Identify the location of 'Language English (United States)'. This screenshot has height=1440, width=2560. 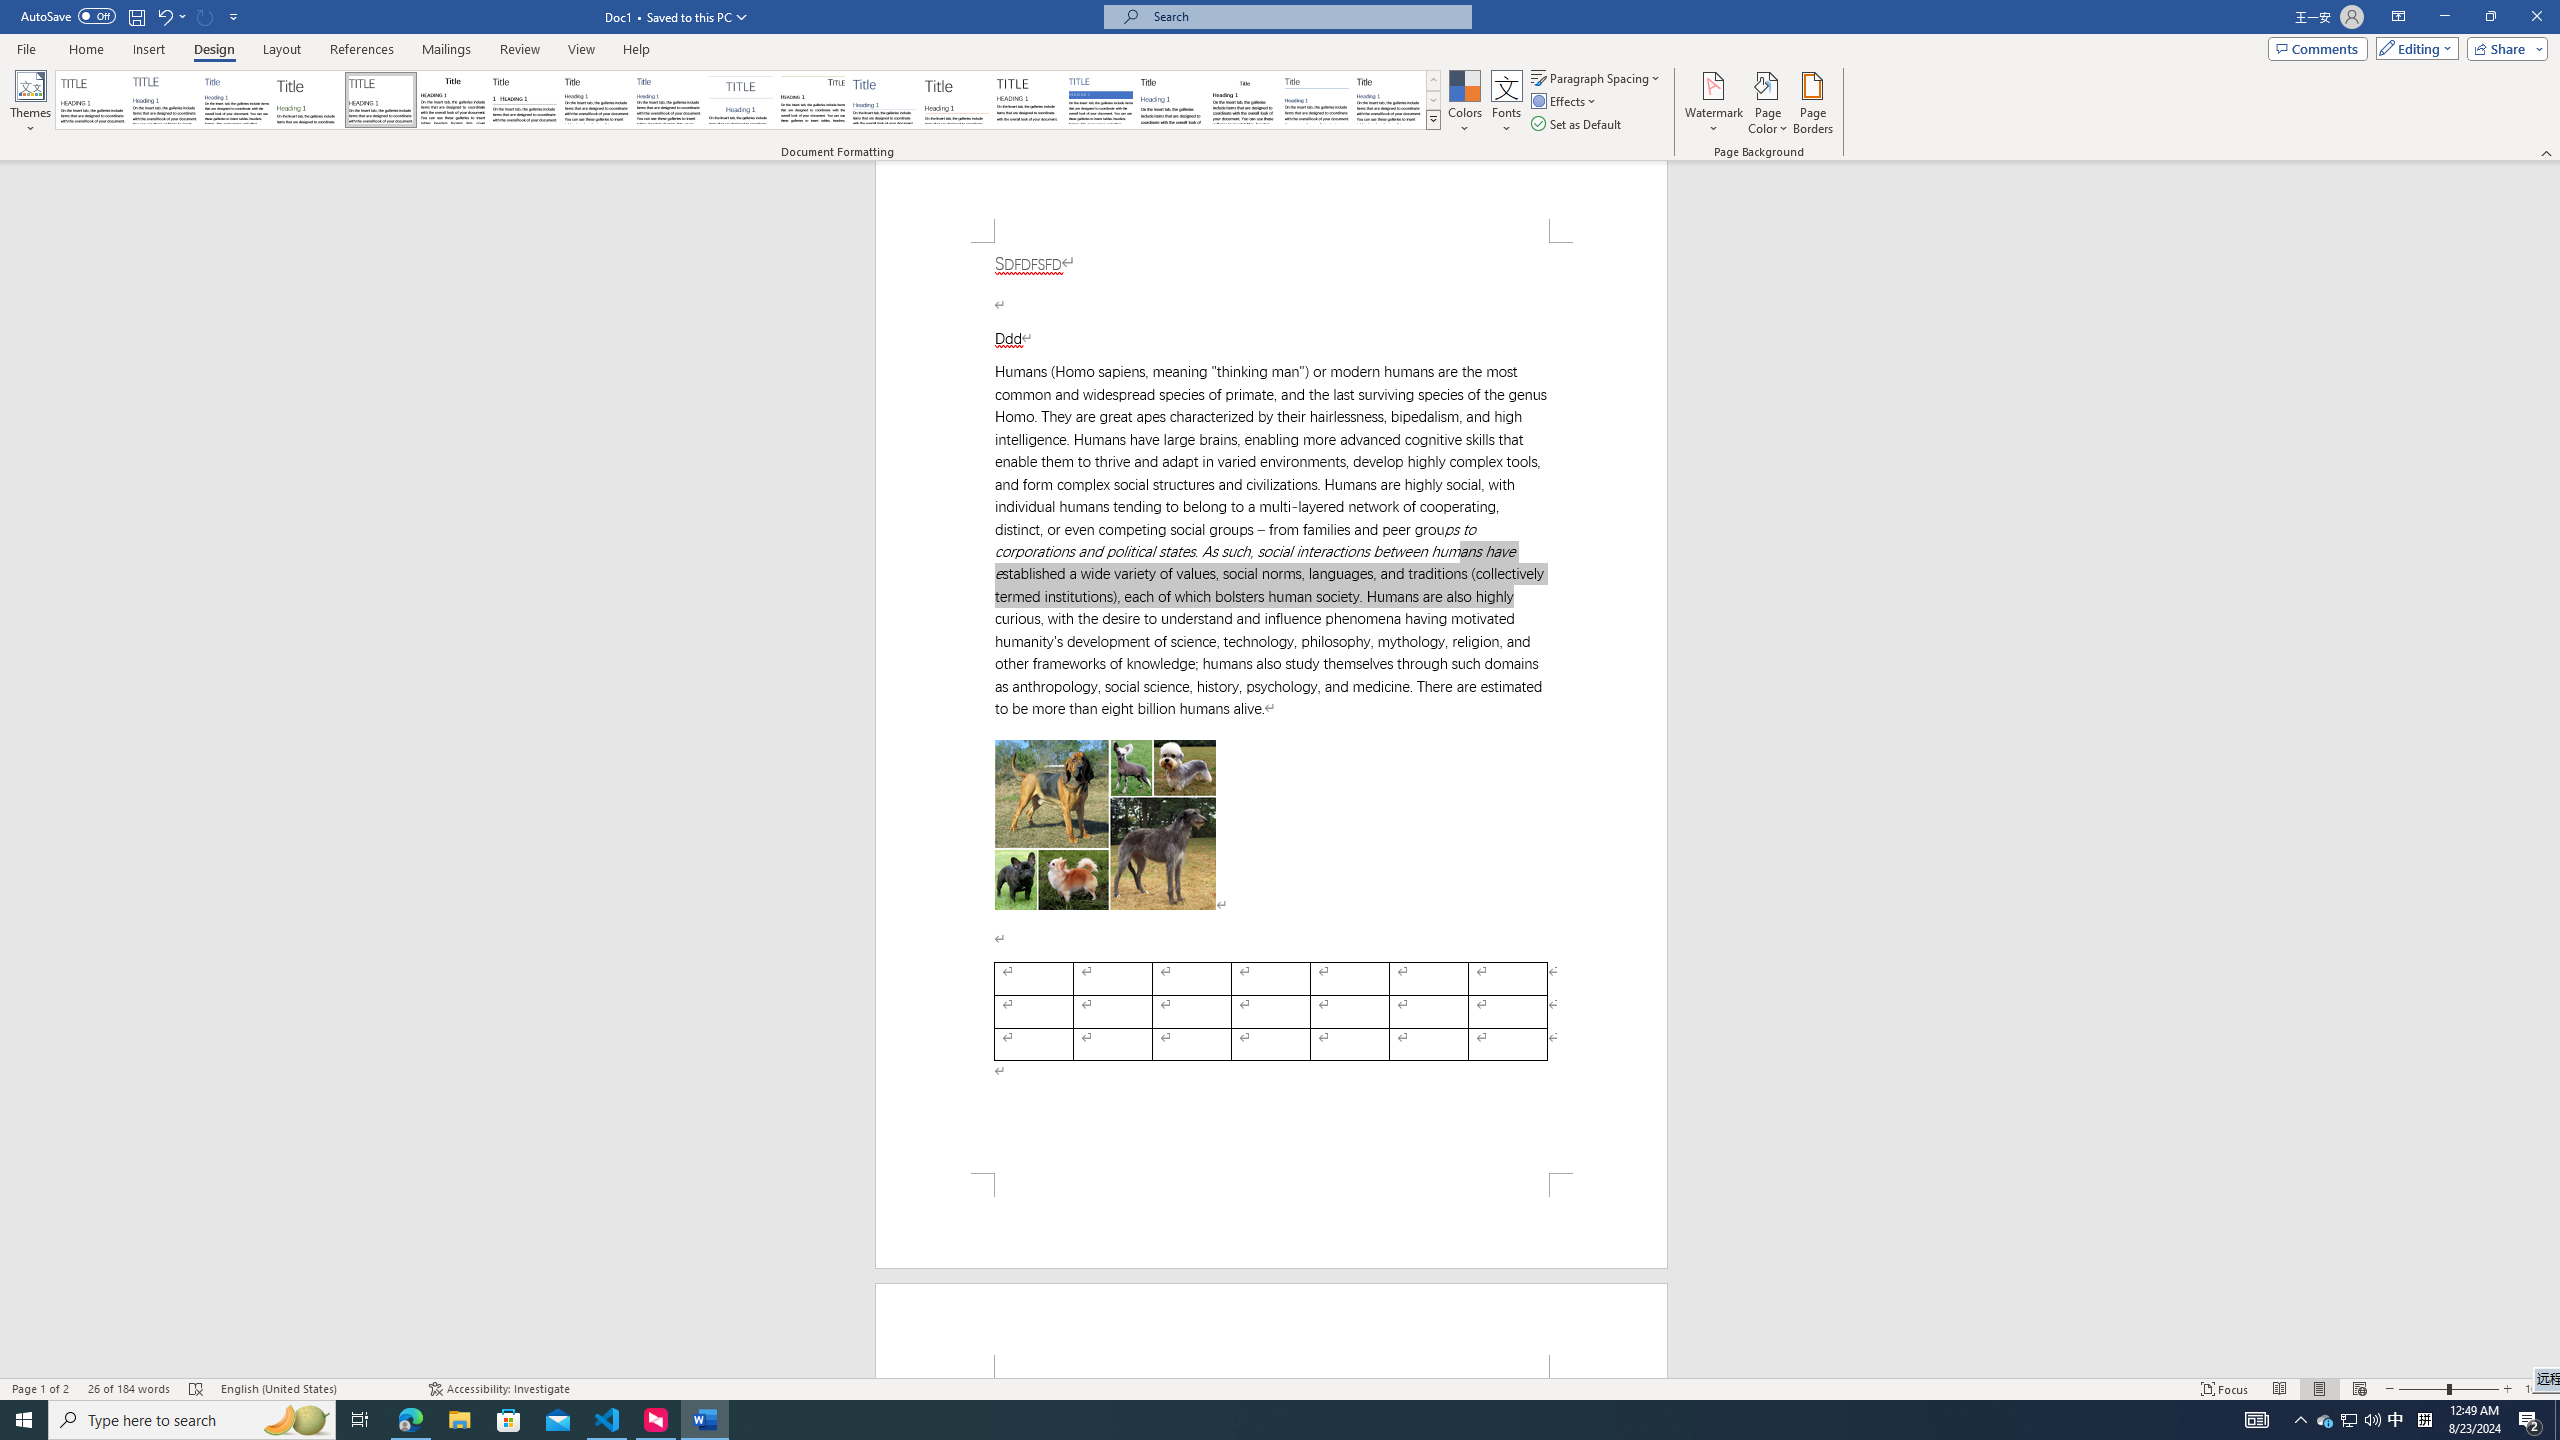
(313, 1389).